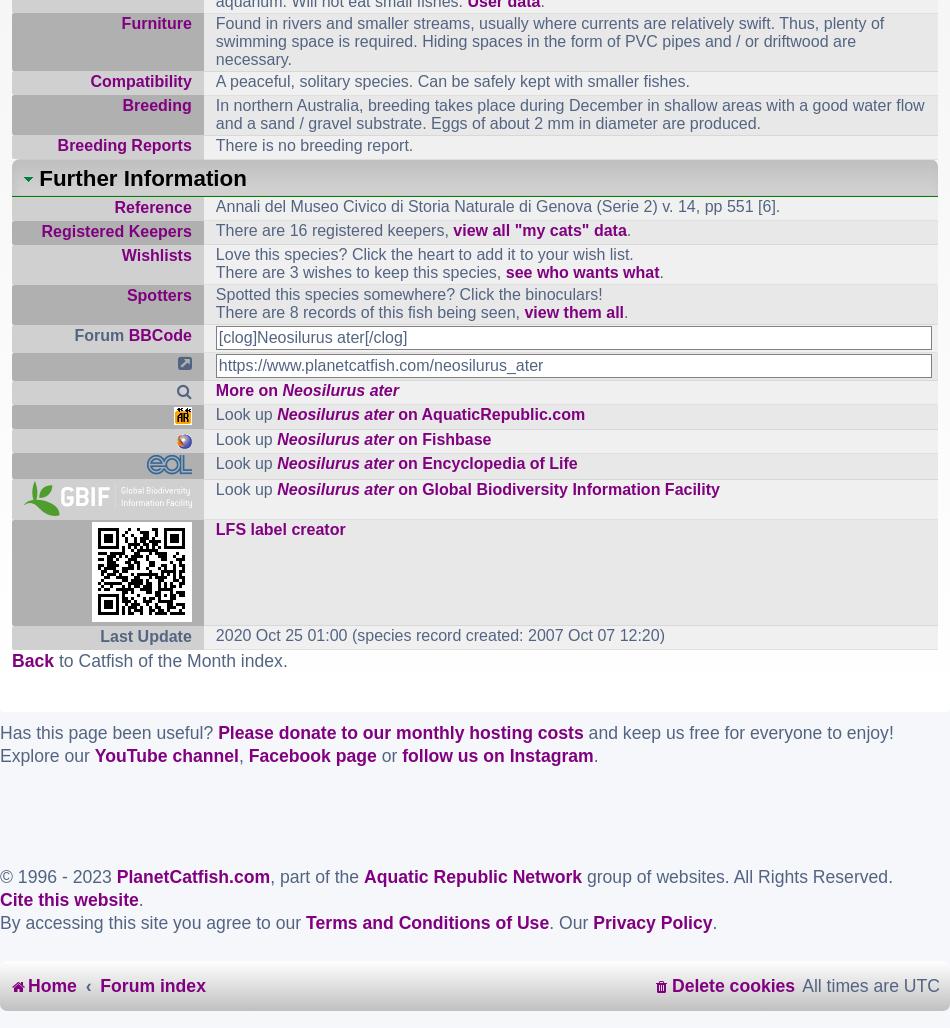 Image resolution: width=950 pixels, height=1028 pixels. Describe the element at coordinates (851, 984) in the screenshot. I see `'All times are'` at that location.